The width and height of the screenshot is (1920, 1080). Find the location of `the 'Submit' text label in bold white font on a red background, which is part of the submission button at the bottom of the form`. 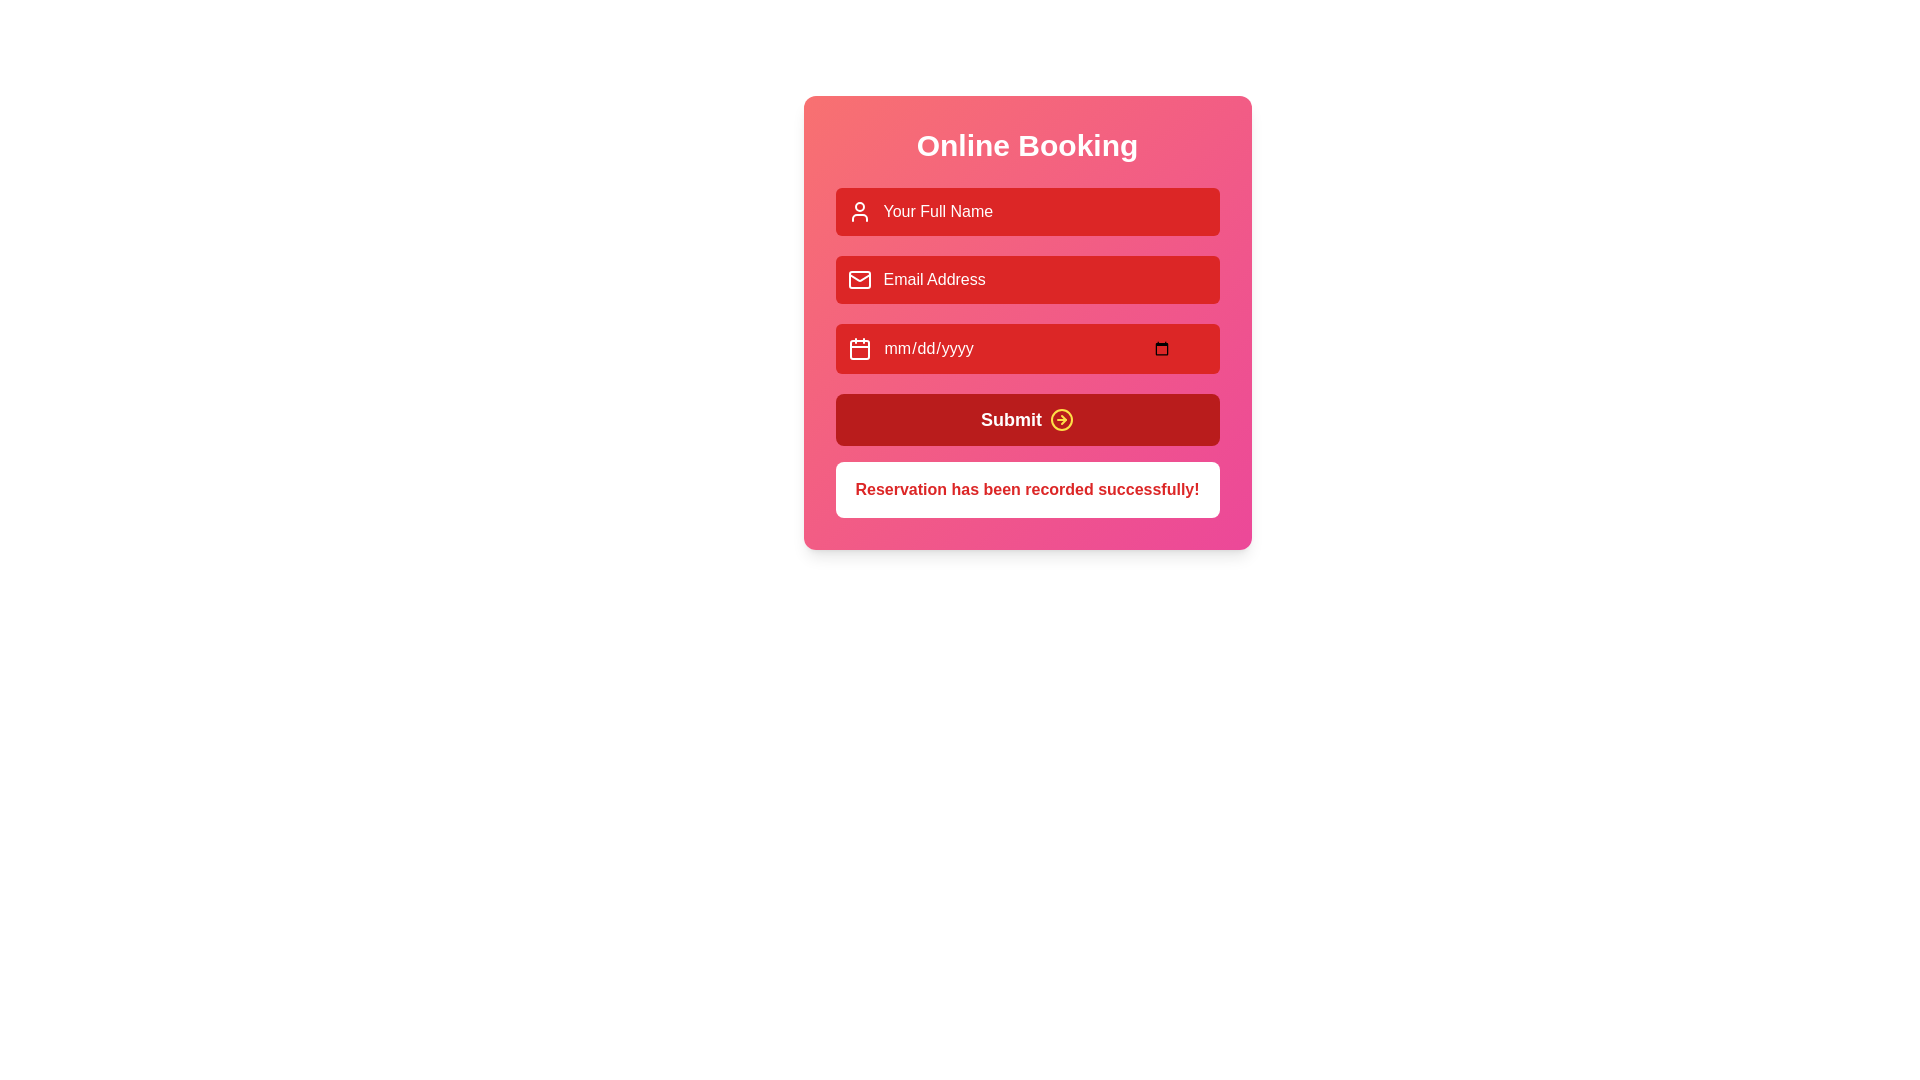

the 'Submit' text label in bold white font on a red background, which is part of the submission button at the bottom of the form is located at coordinates (1011, 419).